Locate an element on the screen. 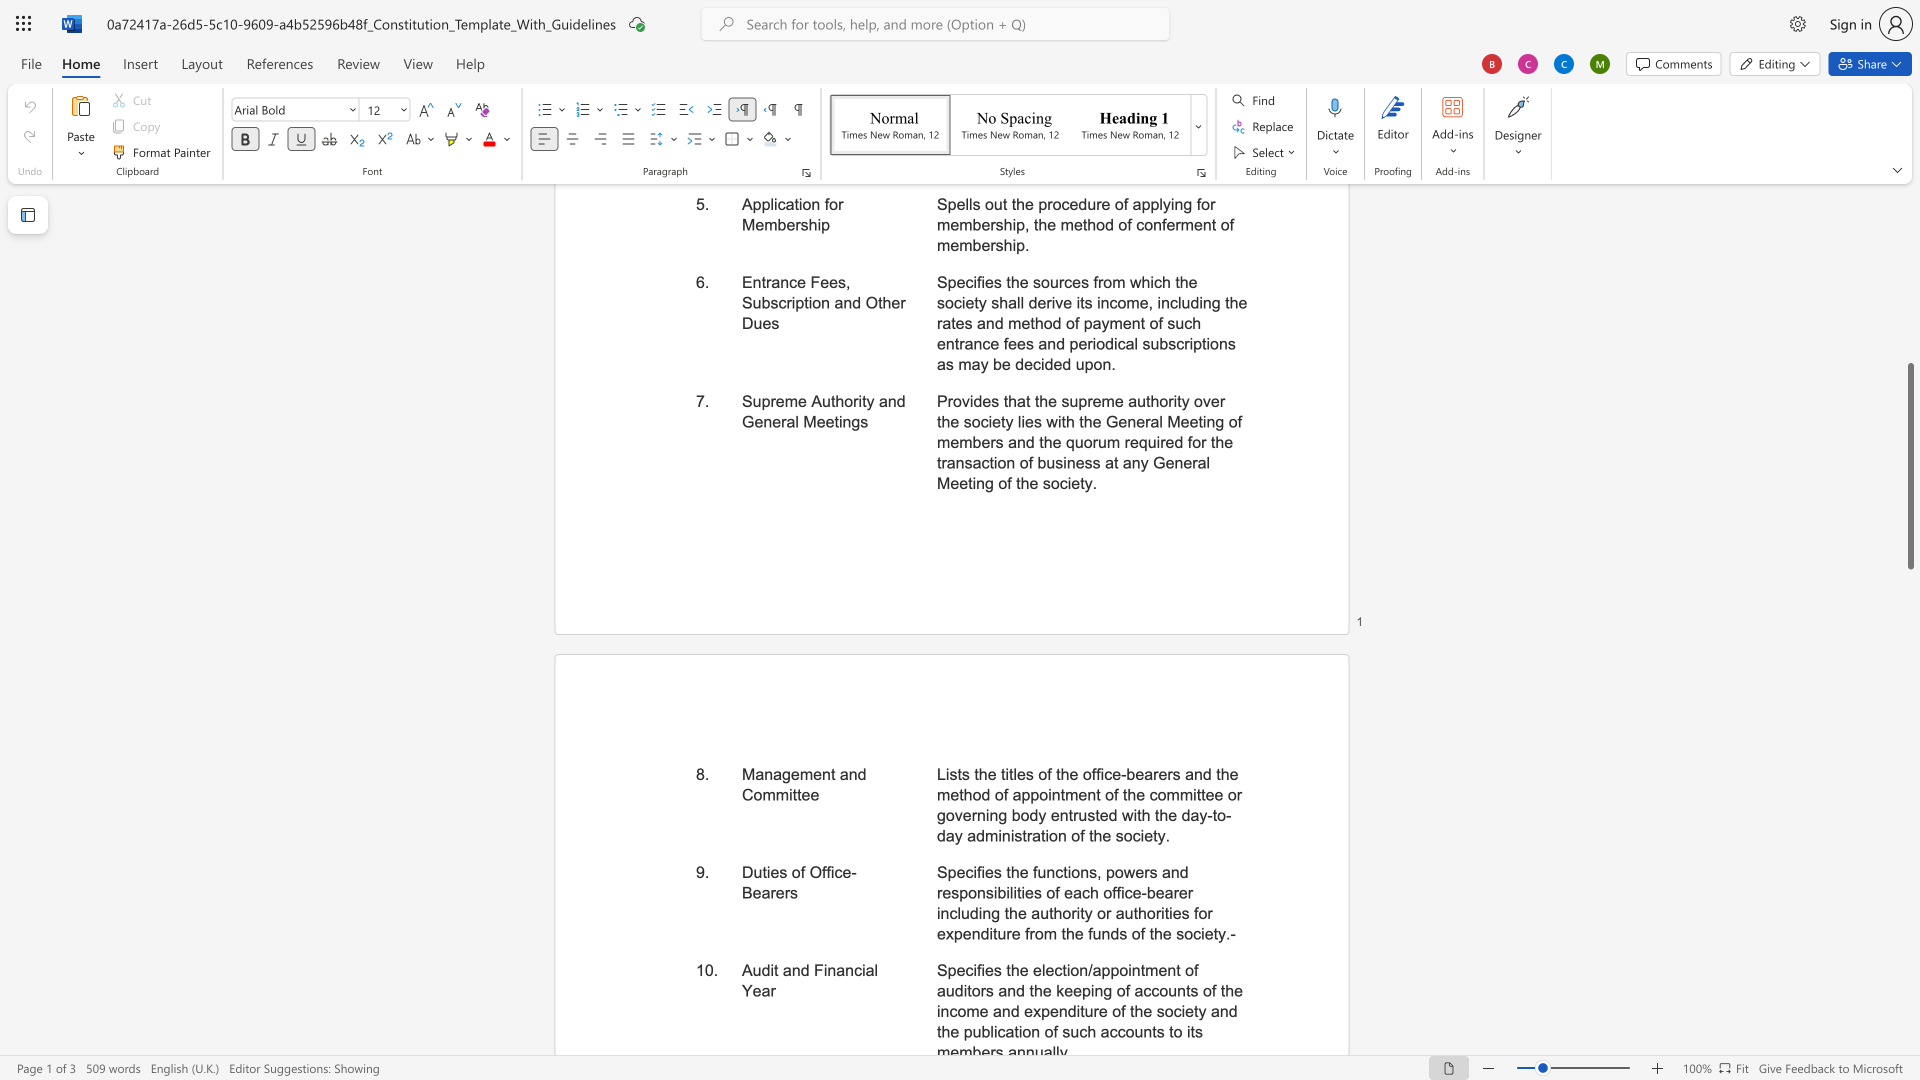 The width and height of the screenshot is (1920, 1080). the scrollbar to move the content higher is located at coordinates (1909, 338).